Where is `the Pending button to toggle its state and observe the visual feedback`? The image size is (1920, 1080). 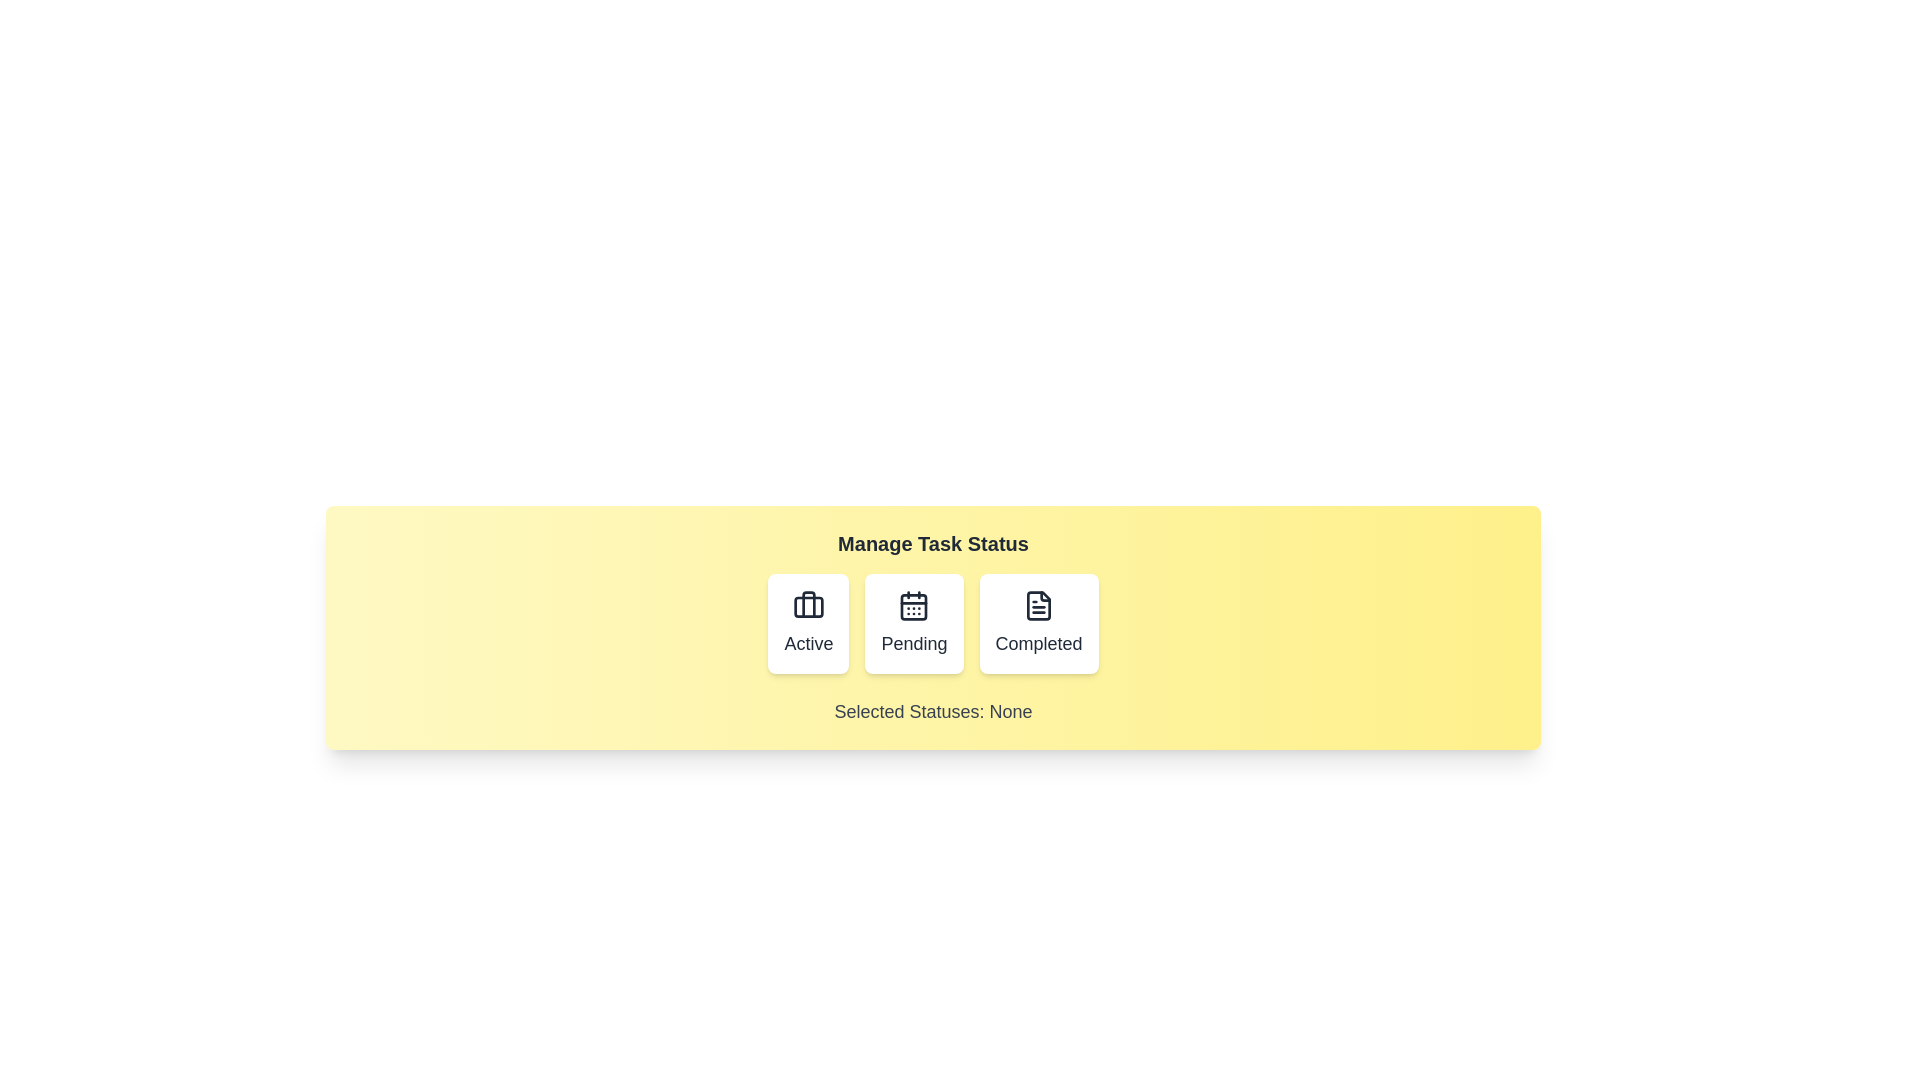 the Pending button to toggle its state and observe the visual feedback is located at coordinates (913, 623).